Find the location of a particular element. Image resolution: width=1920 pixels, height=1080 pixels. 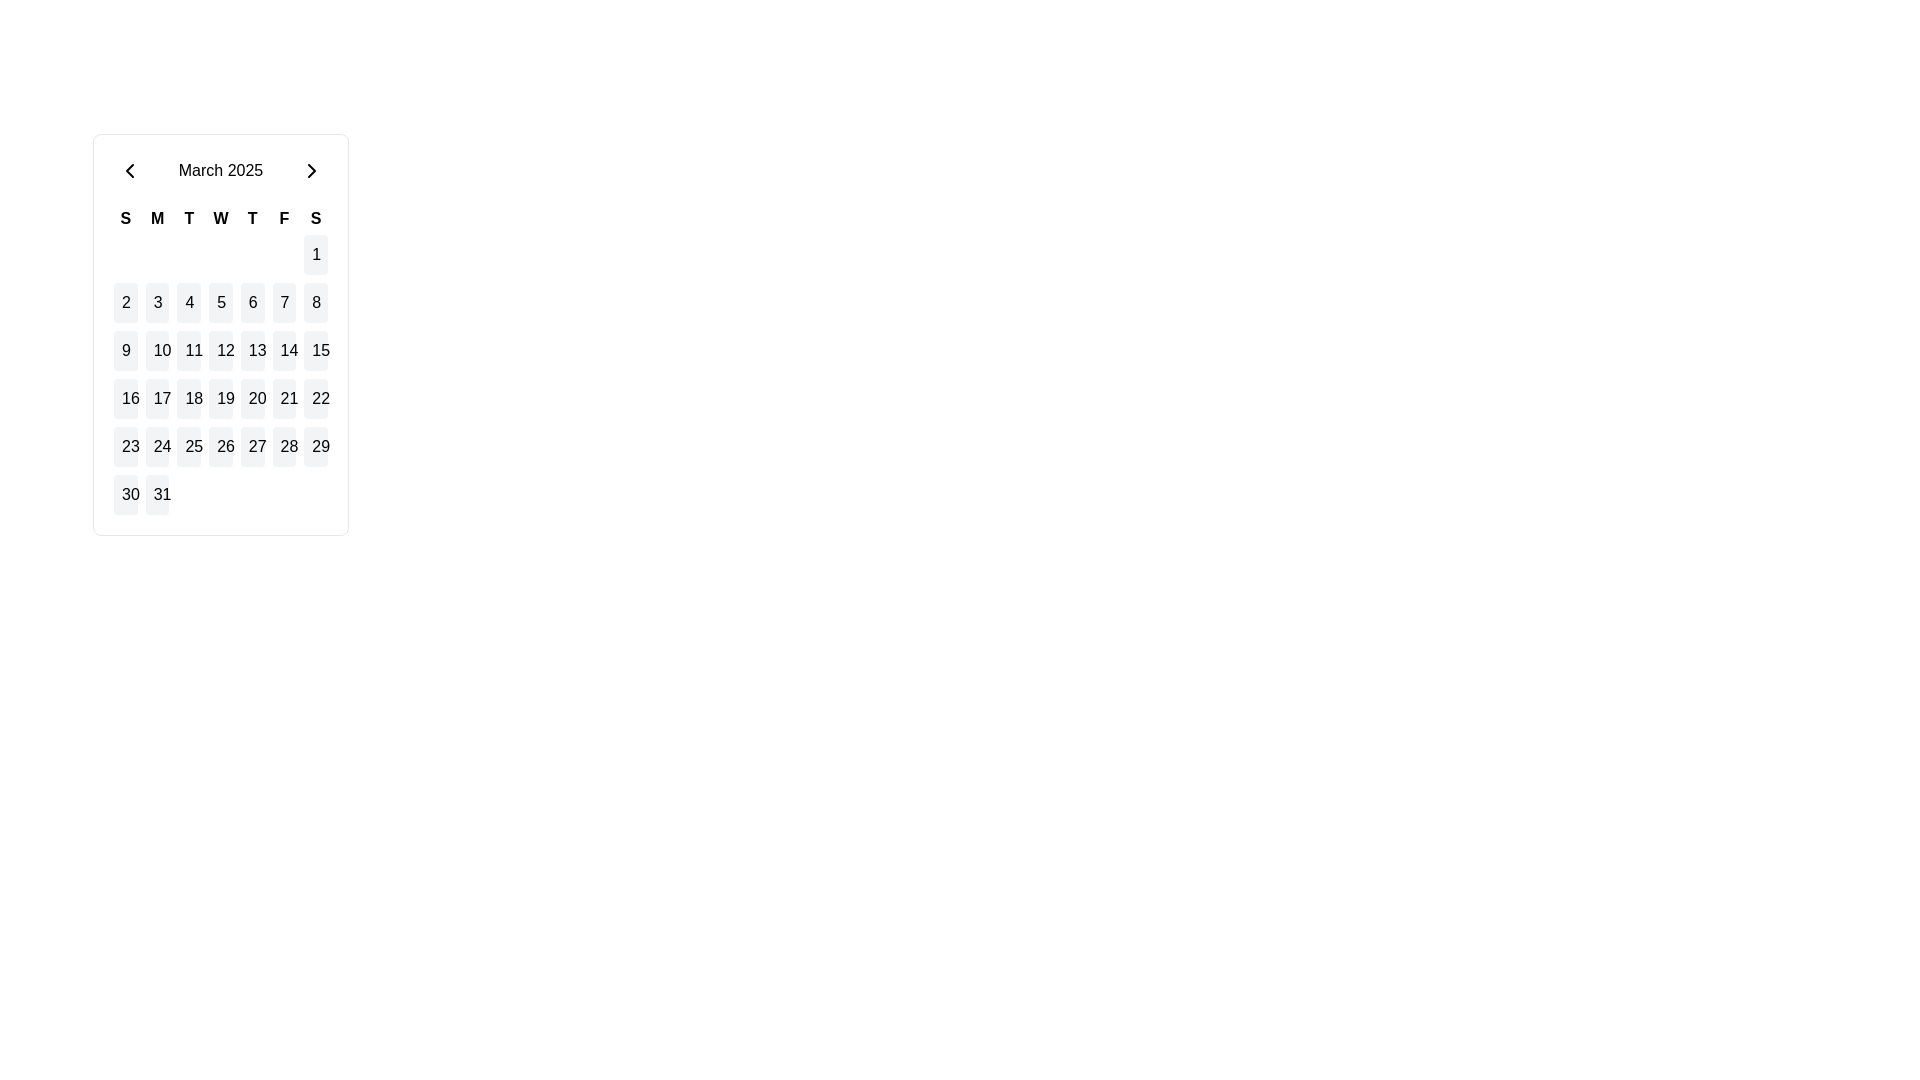

the rectangular button labeled '5' with a light gray background is located at coordinates (220, 303).